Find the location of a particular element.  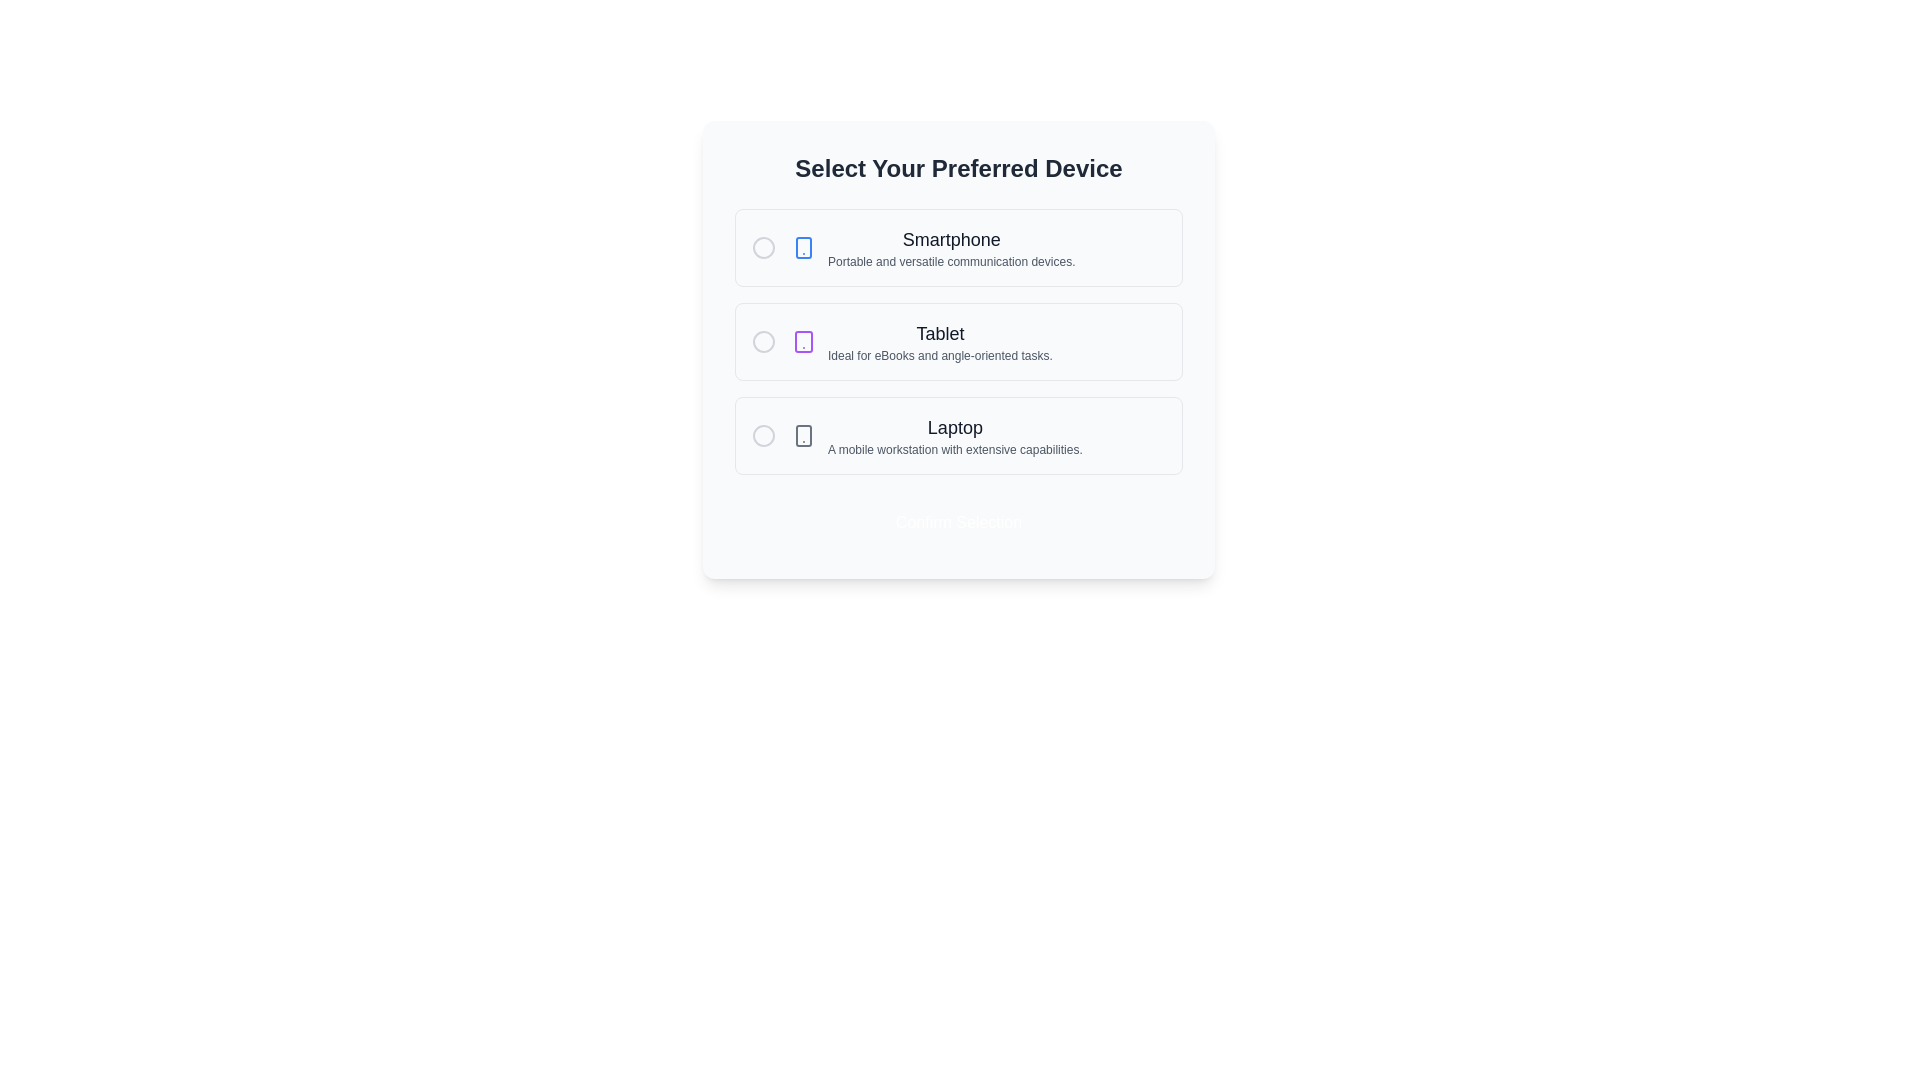

the selection indicator circle is located at coordinates (958, 341).